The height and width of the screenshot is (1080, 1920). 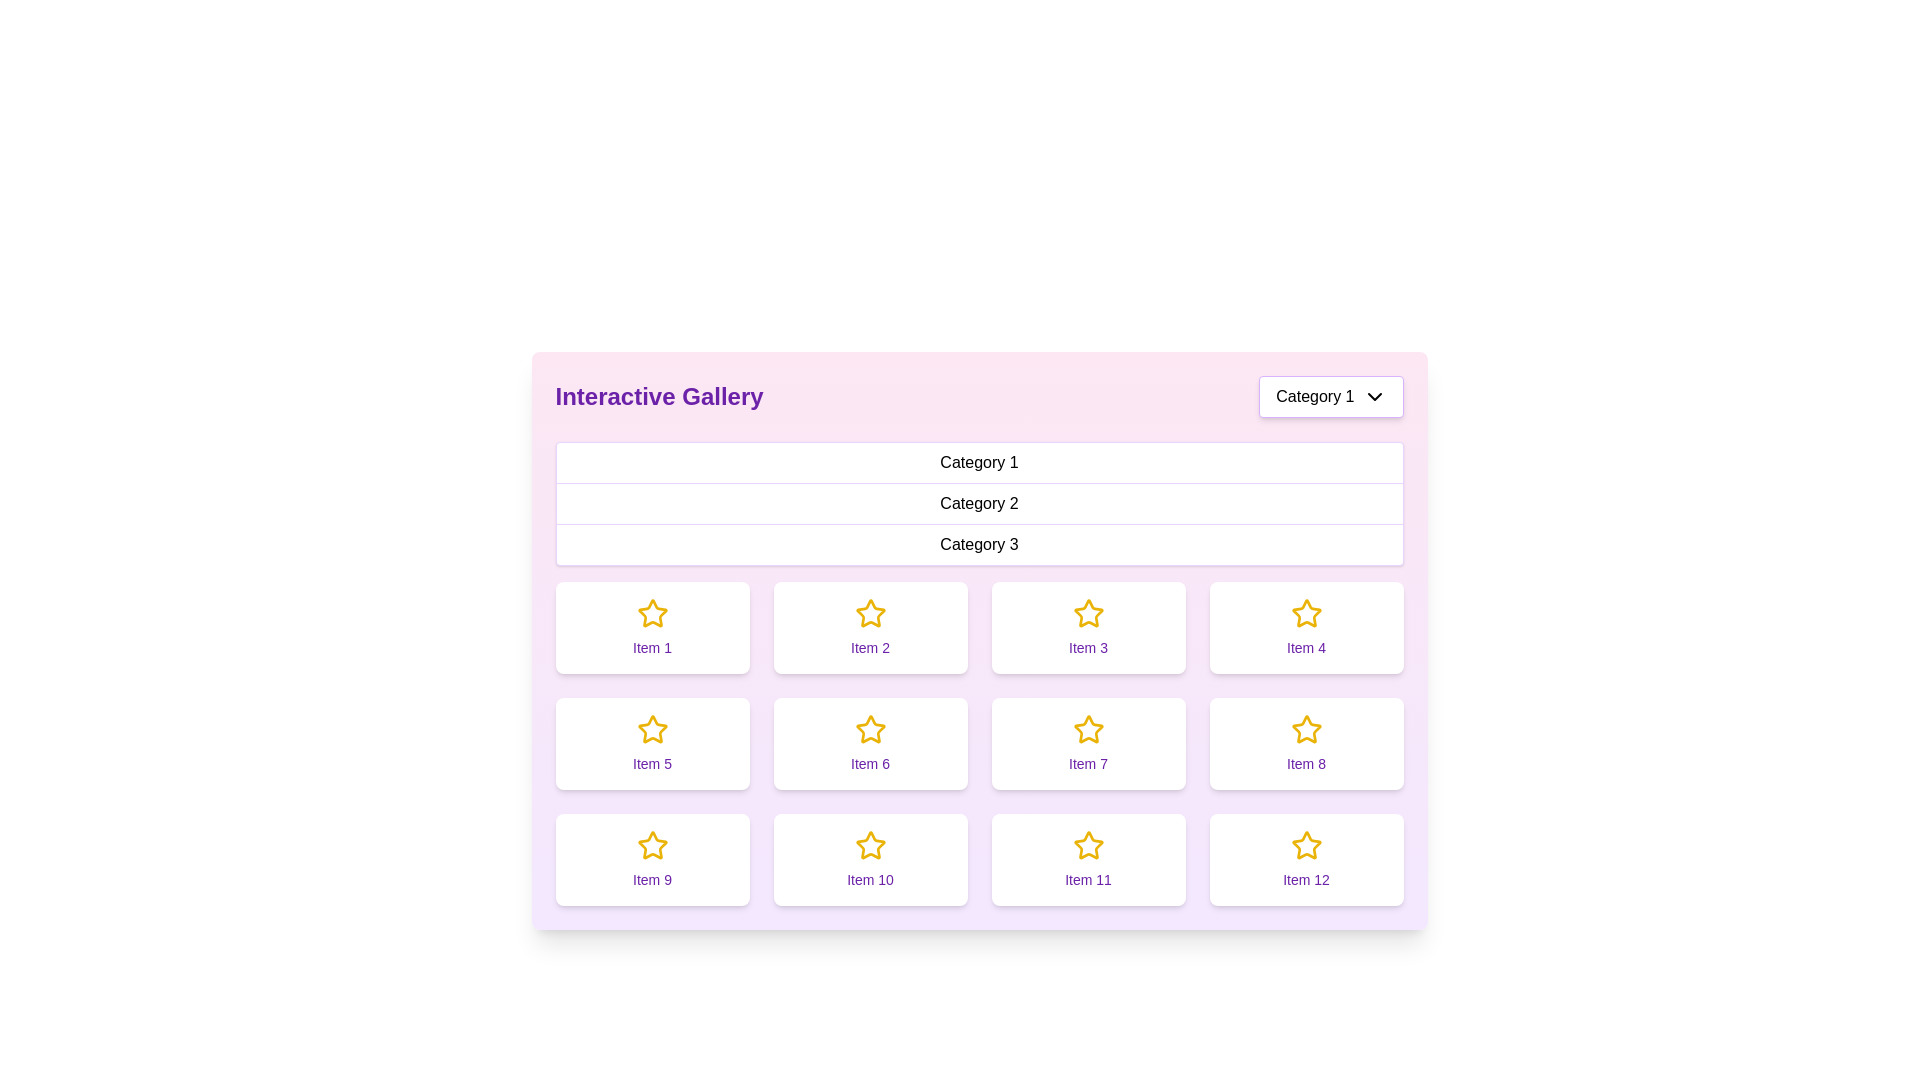 What do you see at coordinates (870, 763) in the screenshot?
I see `the text label reading 'Item 6' which is styled in purple, located in the second row, second column of the grid layout, and positioned below a yellow star icon` at bounding box center [870, 763].